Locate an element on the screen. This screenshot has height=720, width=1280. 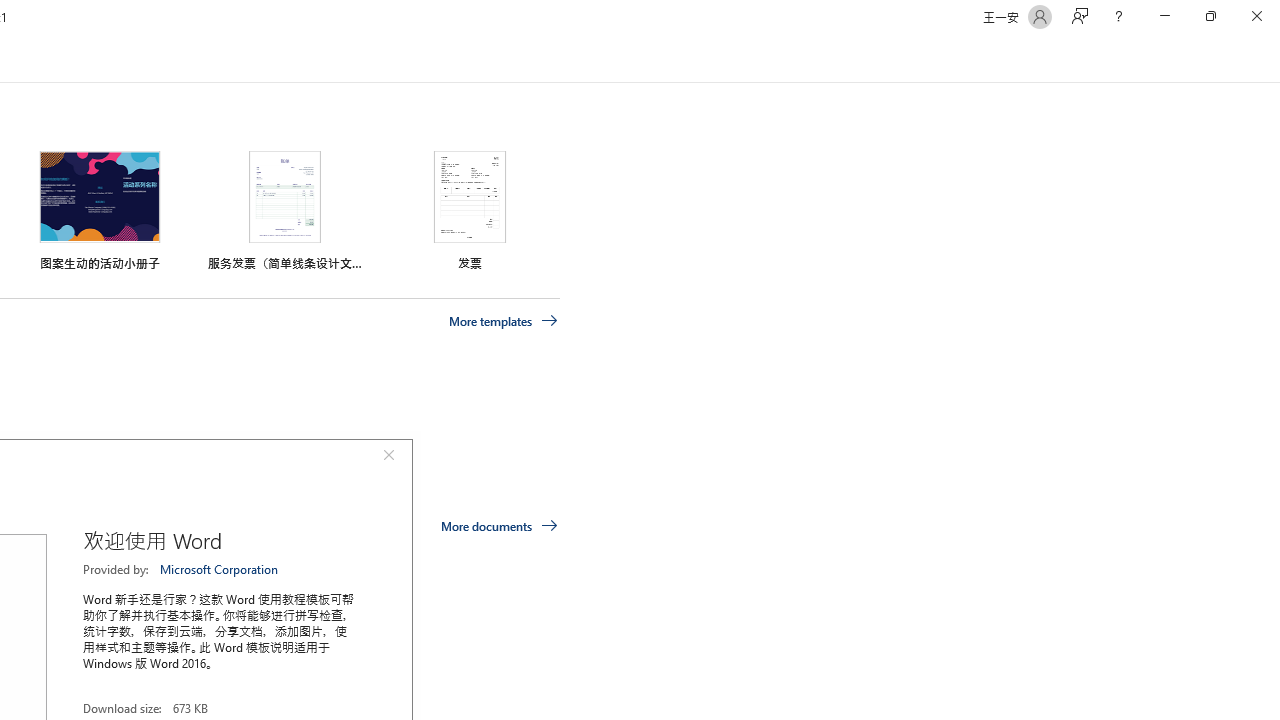
'More documents' is located at coordinates (499, 524).